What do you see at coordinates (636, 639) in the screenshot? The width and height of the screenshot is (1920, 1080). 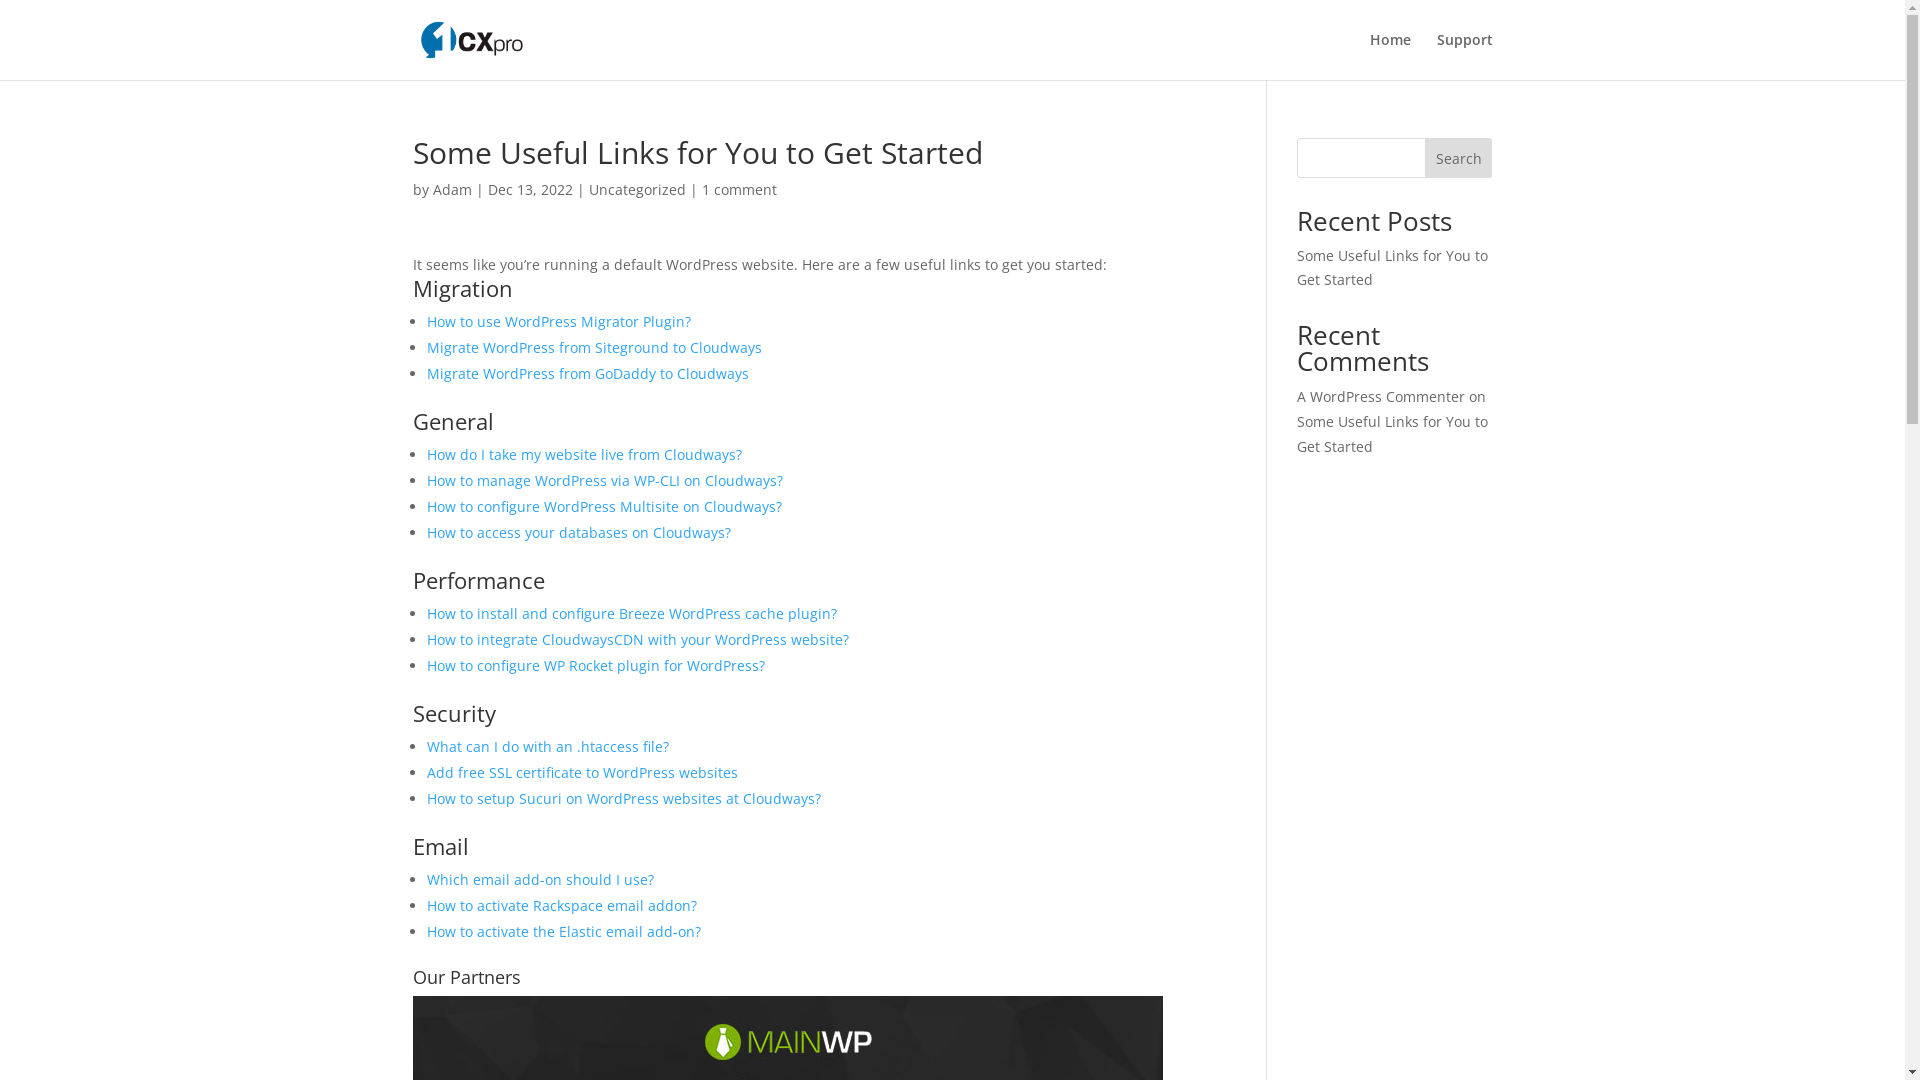 I see `'How to integrate CloudwaysCDN with your WordPress website?'` at bounding box center [636, 639].